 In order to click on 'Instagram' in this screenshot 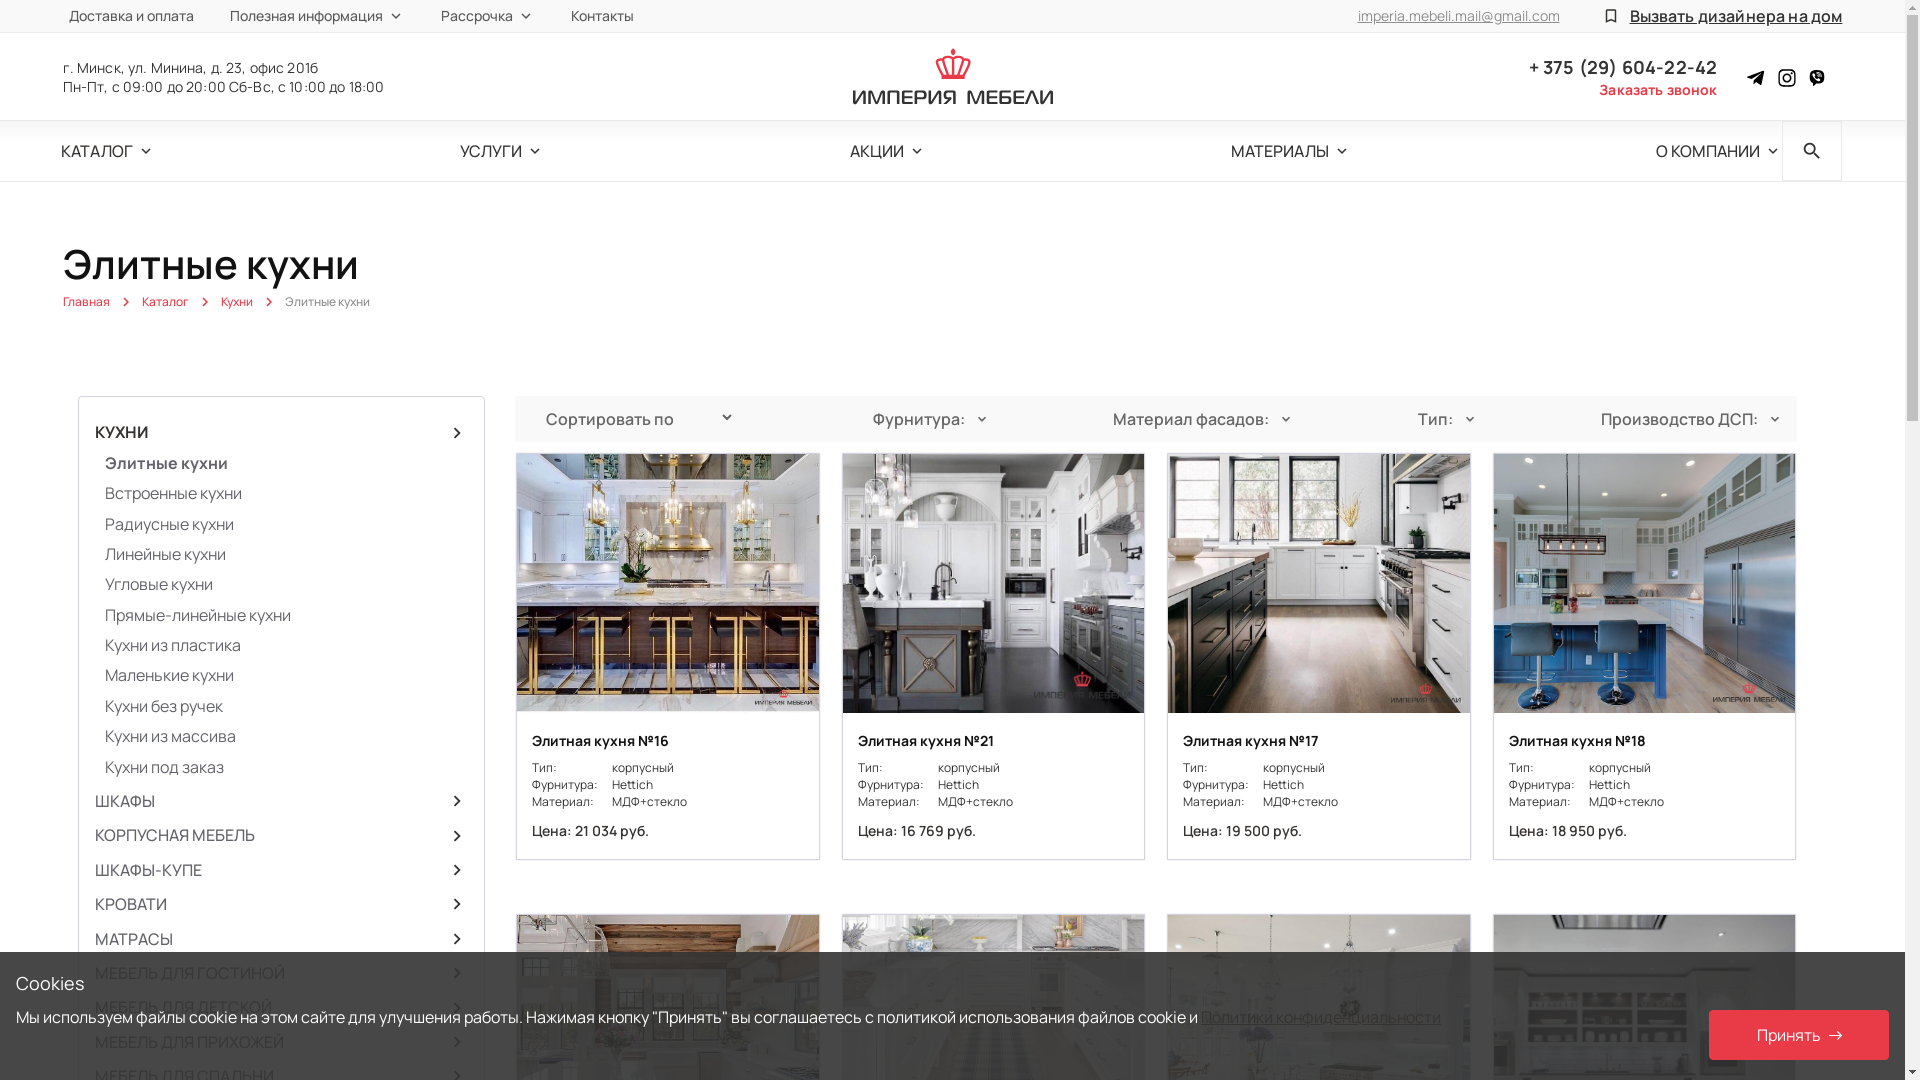, I will do `click(1755, 76)`.